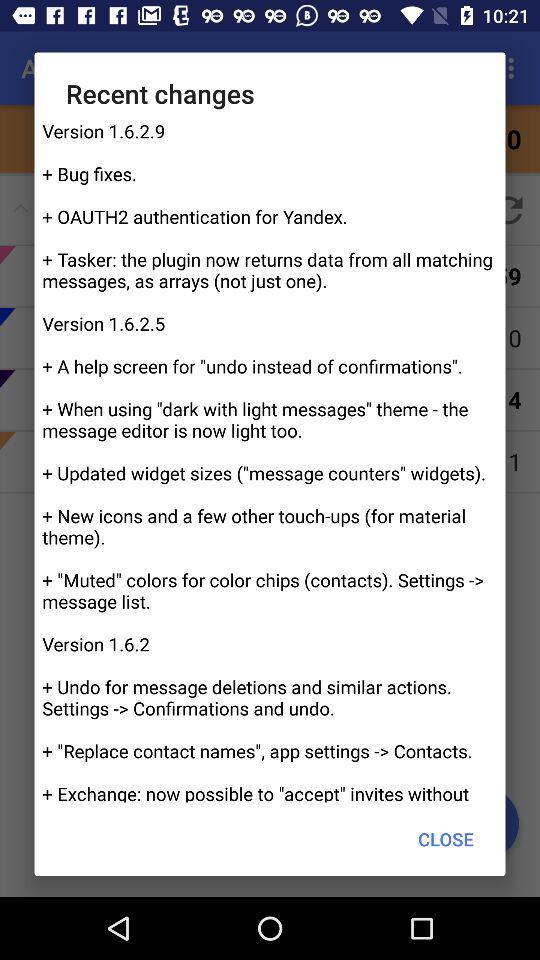  Describe the element at coordinates (446, 839) in the screenshot. I see `the close` at that location.